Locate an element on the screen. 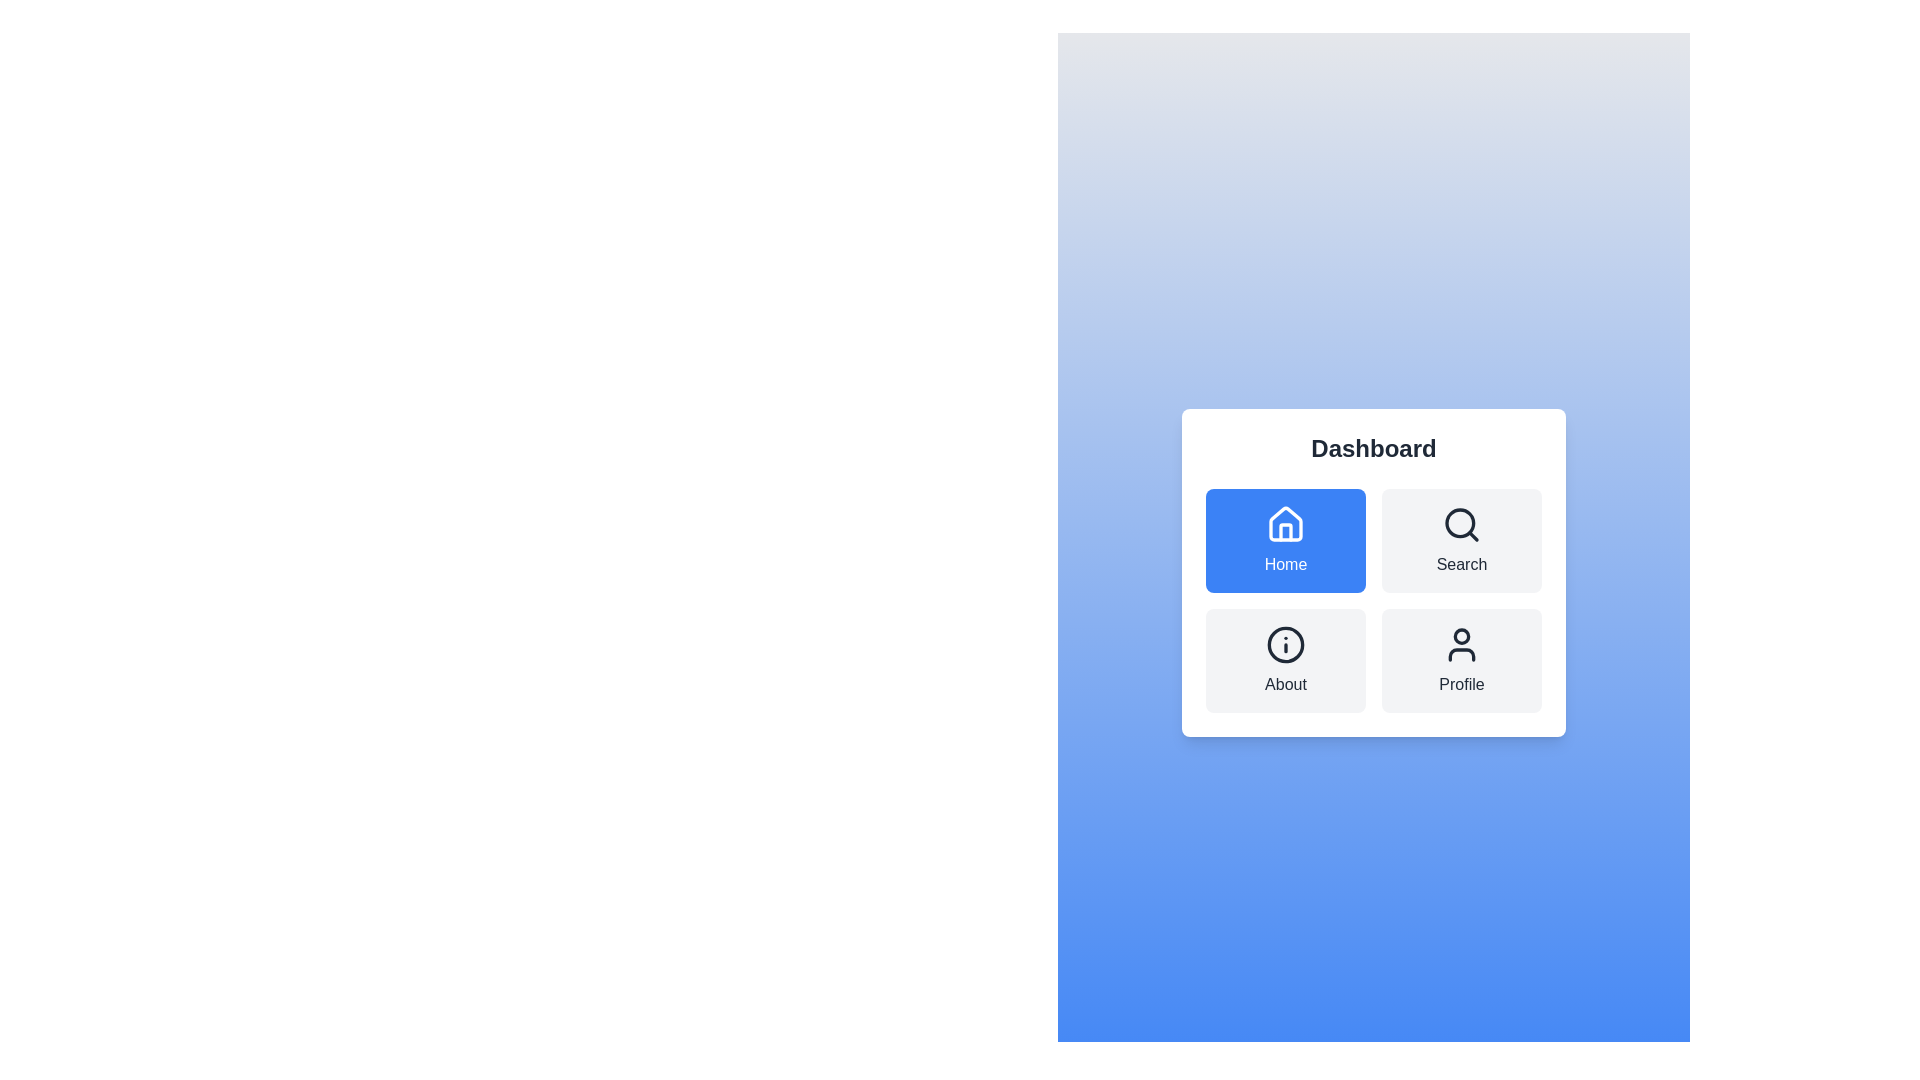  the 'i' icon inside a circular border located in the bottom-left quadrant of the 'About' card is located at coordinates (1286, 644).